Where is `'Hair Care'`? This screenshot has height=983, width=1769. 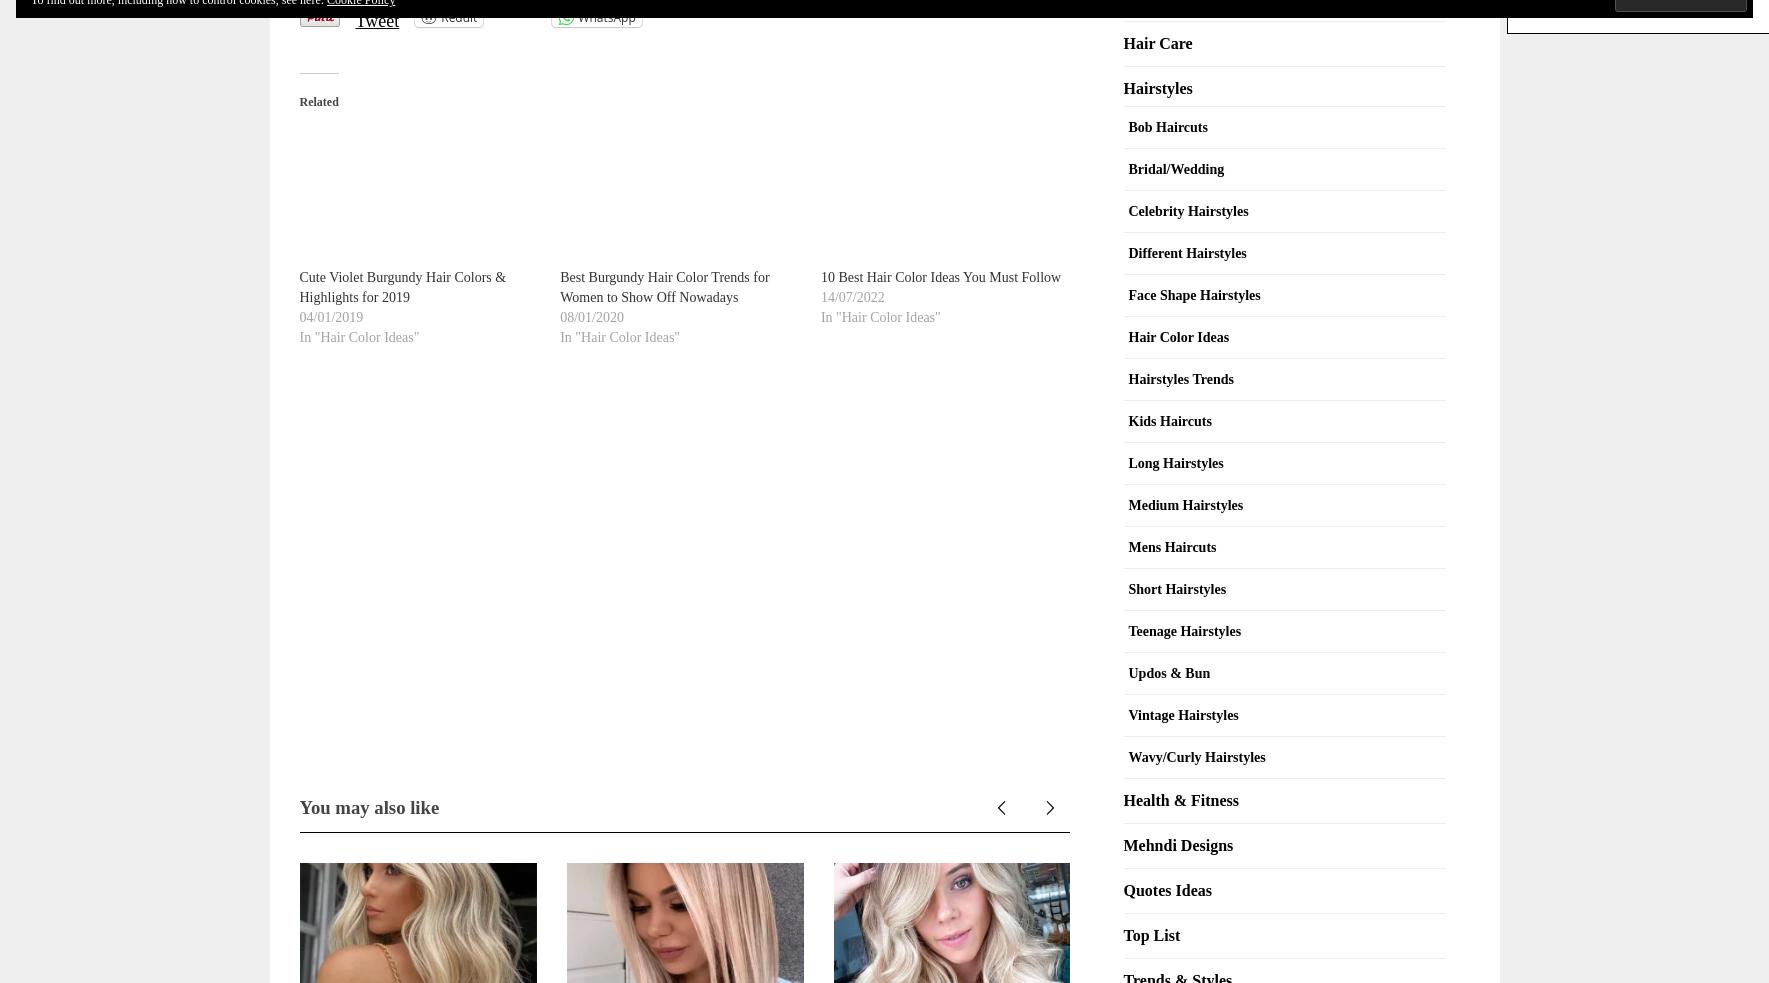 'Hair Care' is located at coordinates (1156, 41).